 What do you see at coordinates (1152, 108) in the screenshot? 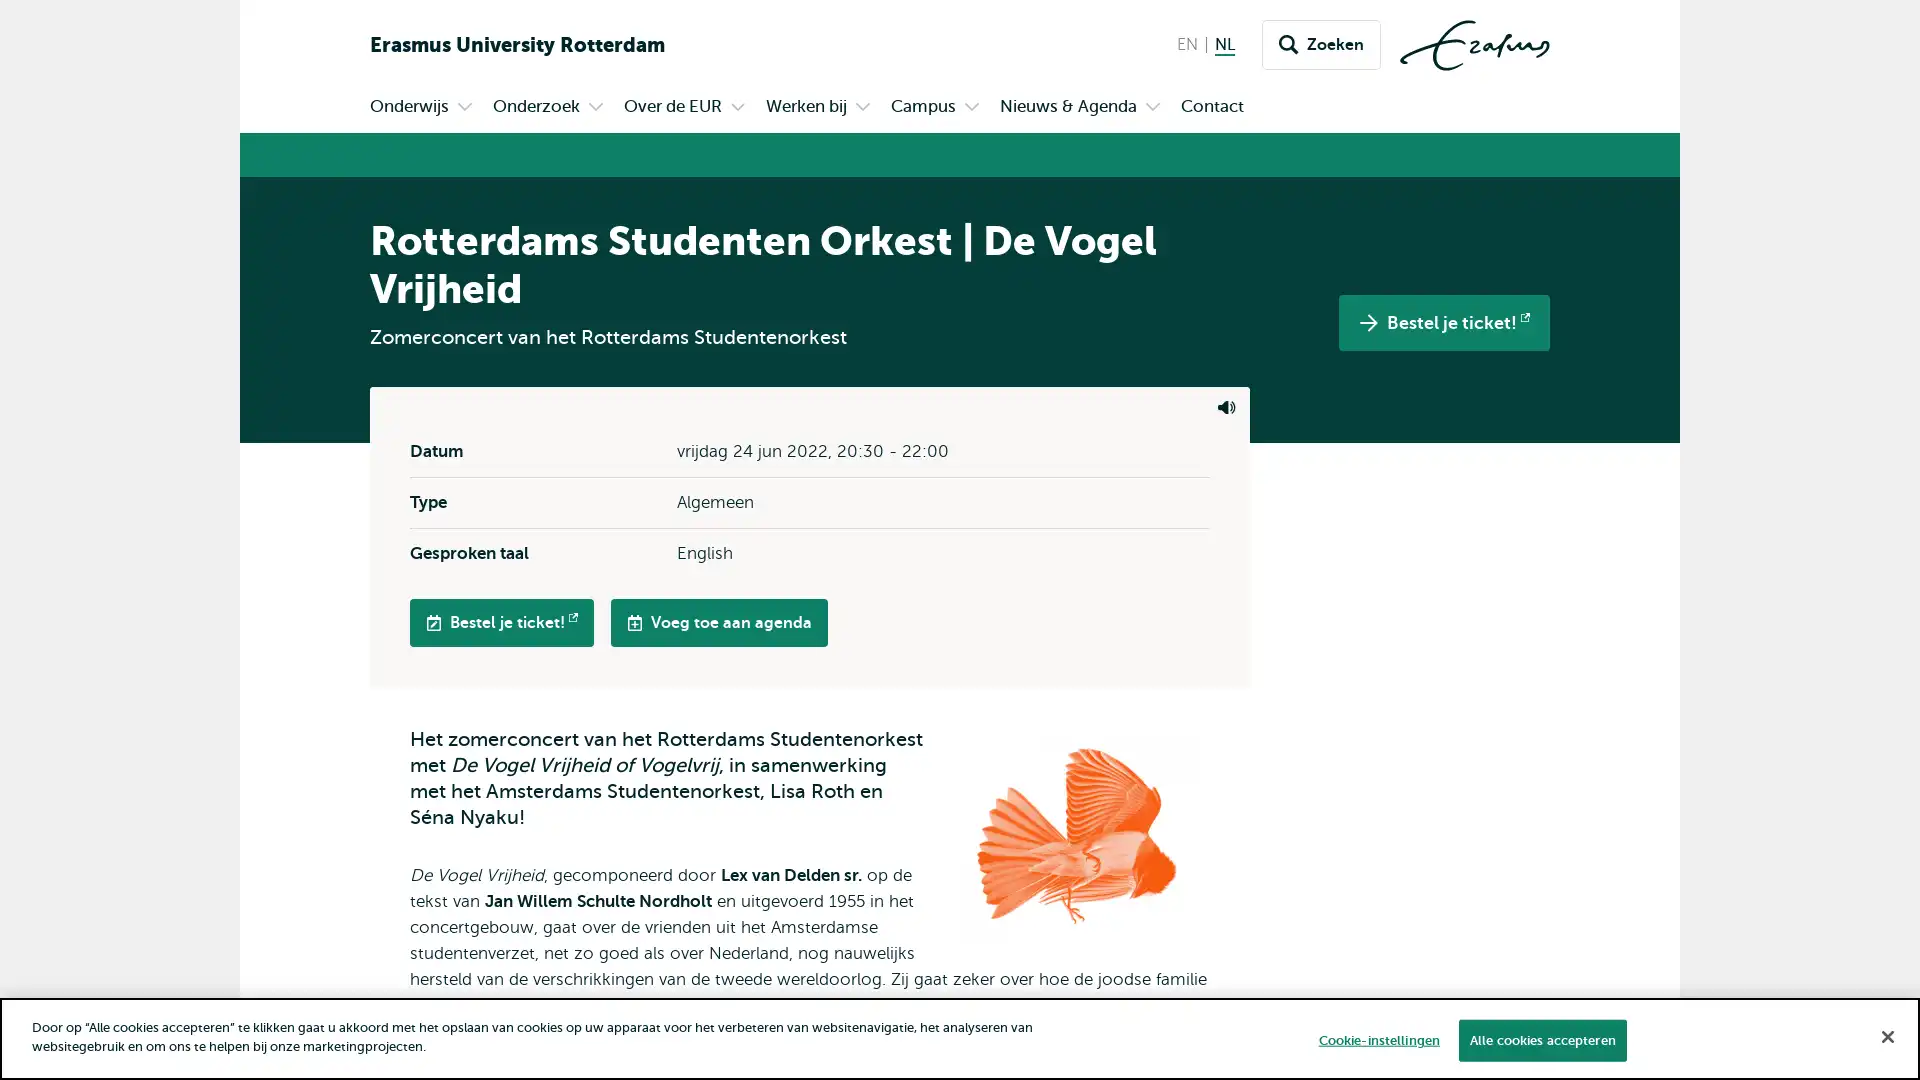
I see `Open submenu` at bounding box center [1152, 108].